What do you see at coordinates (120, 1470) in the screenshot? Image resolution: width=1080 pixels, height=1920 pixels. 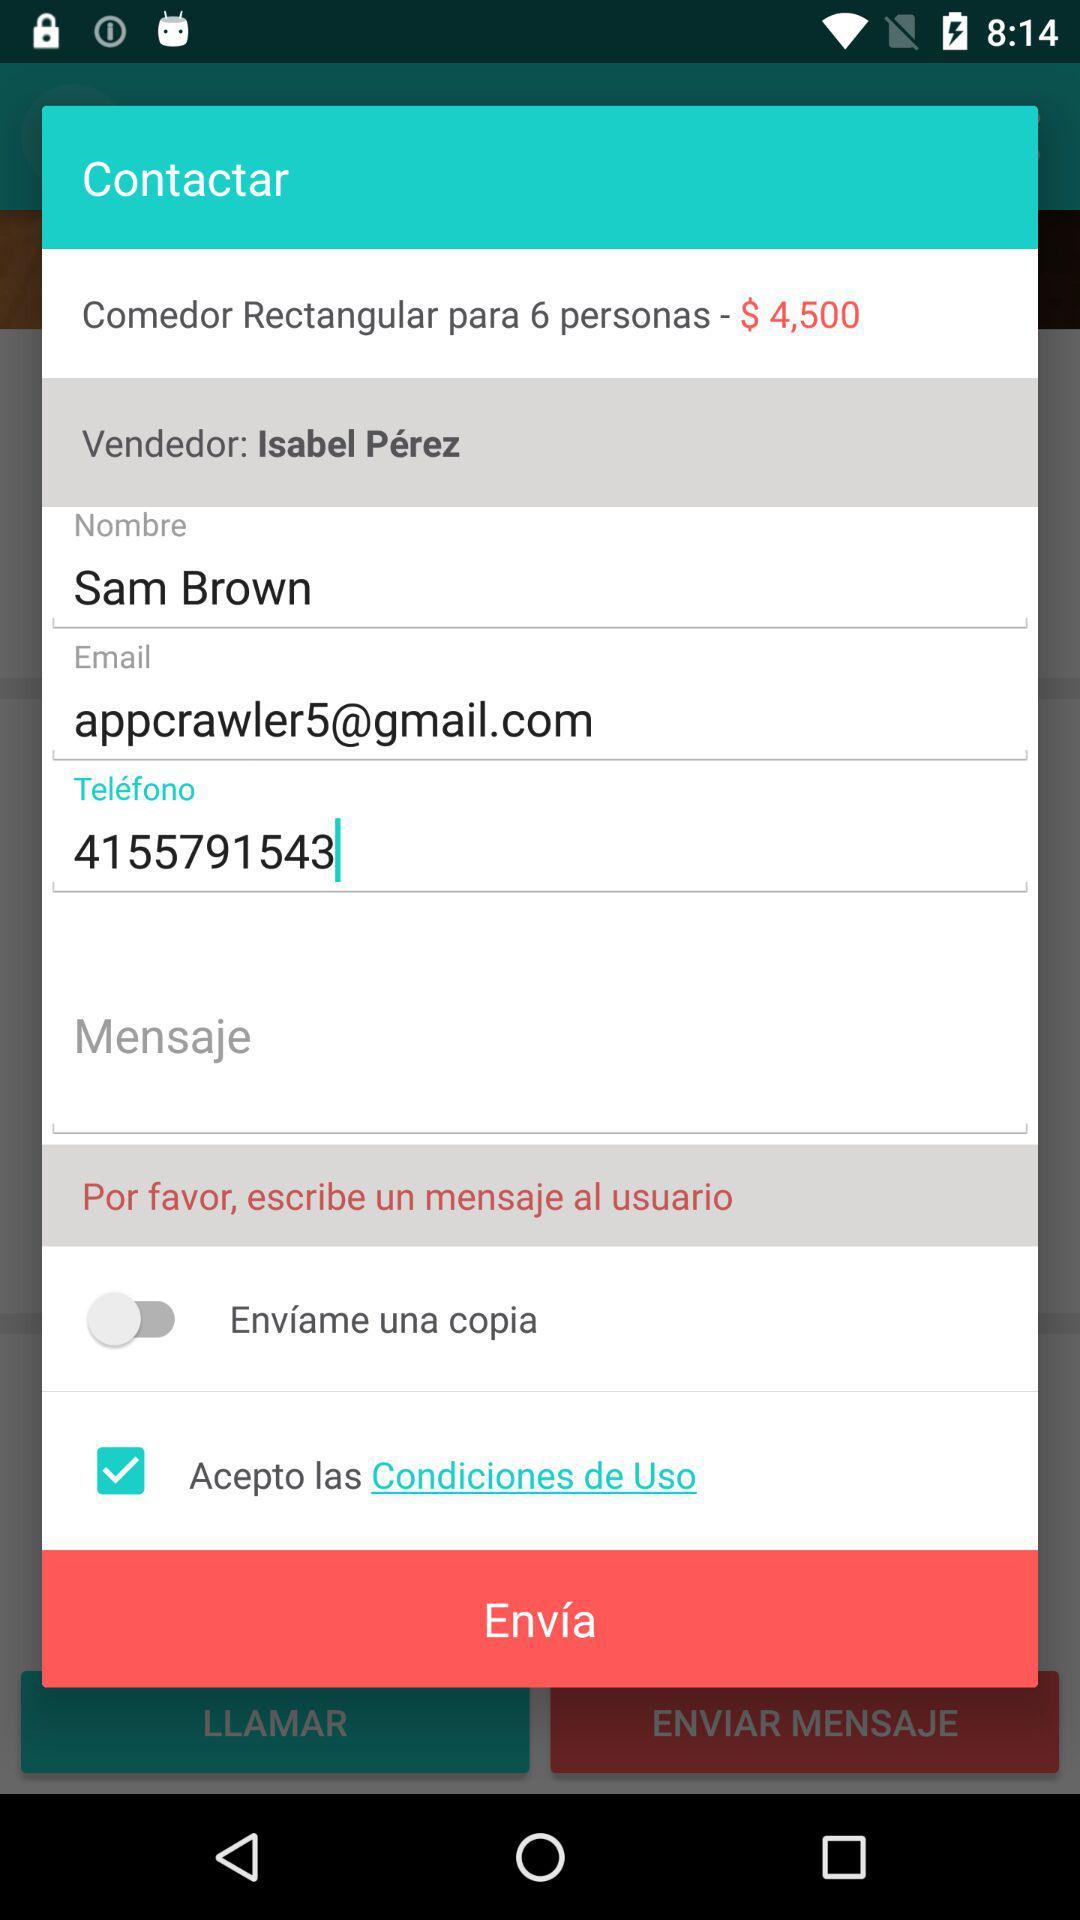 I see `item to the left of the acepto las condiciones` at bounding box center [120, 1470].